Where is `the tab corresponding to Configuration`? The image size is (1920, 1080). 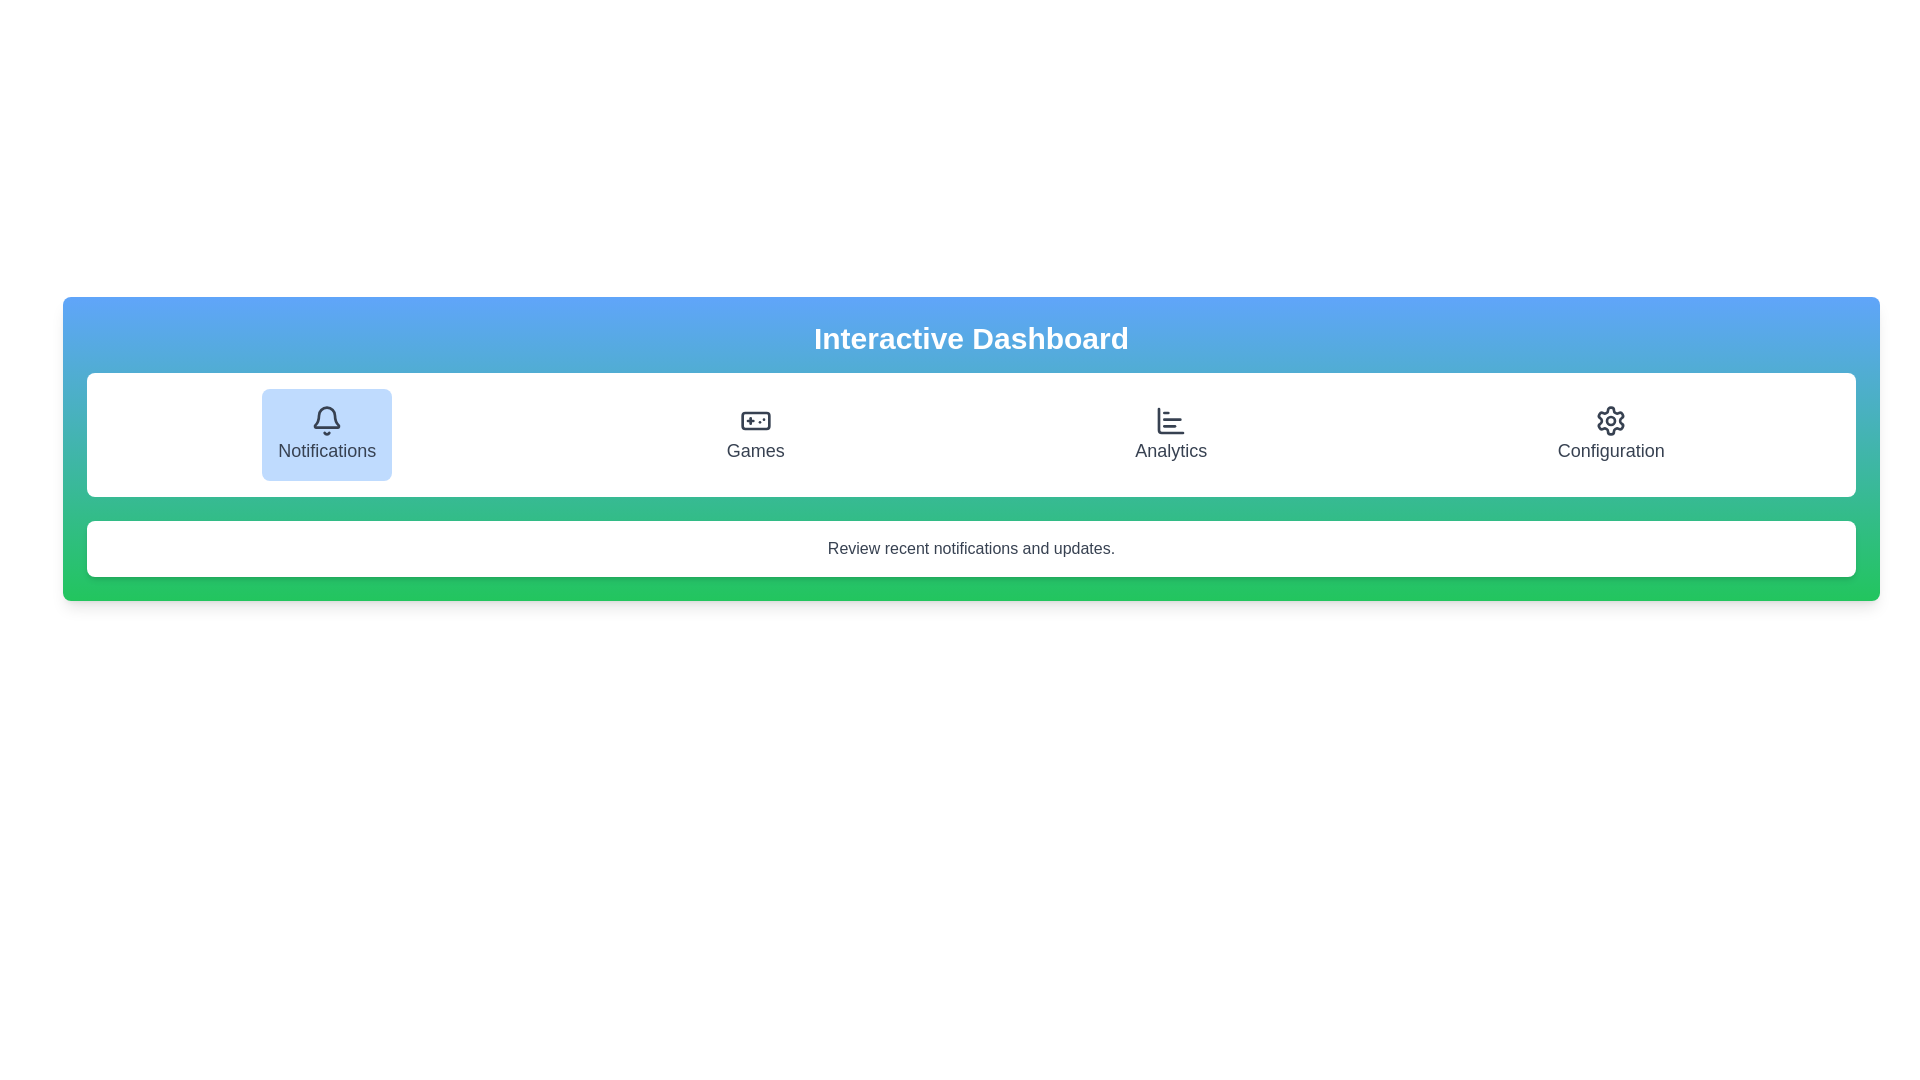
the tab corresponding to Configuration is located at coordinates (1611, 434).